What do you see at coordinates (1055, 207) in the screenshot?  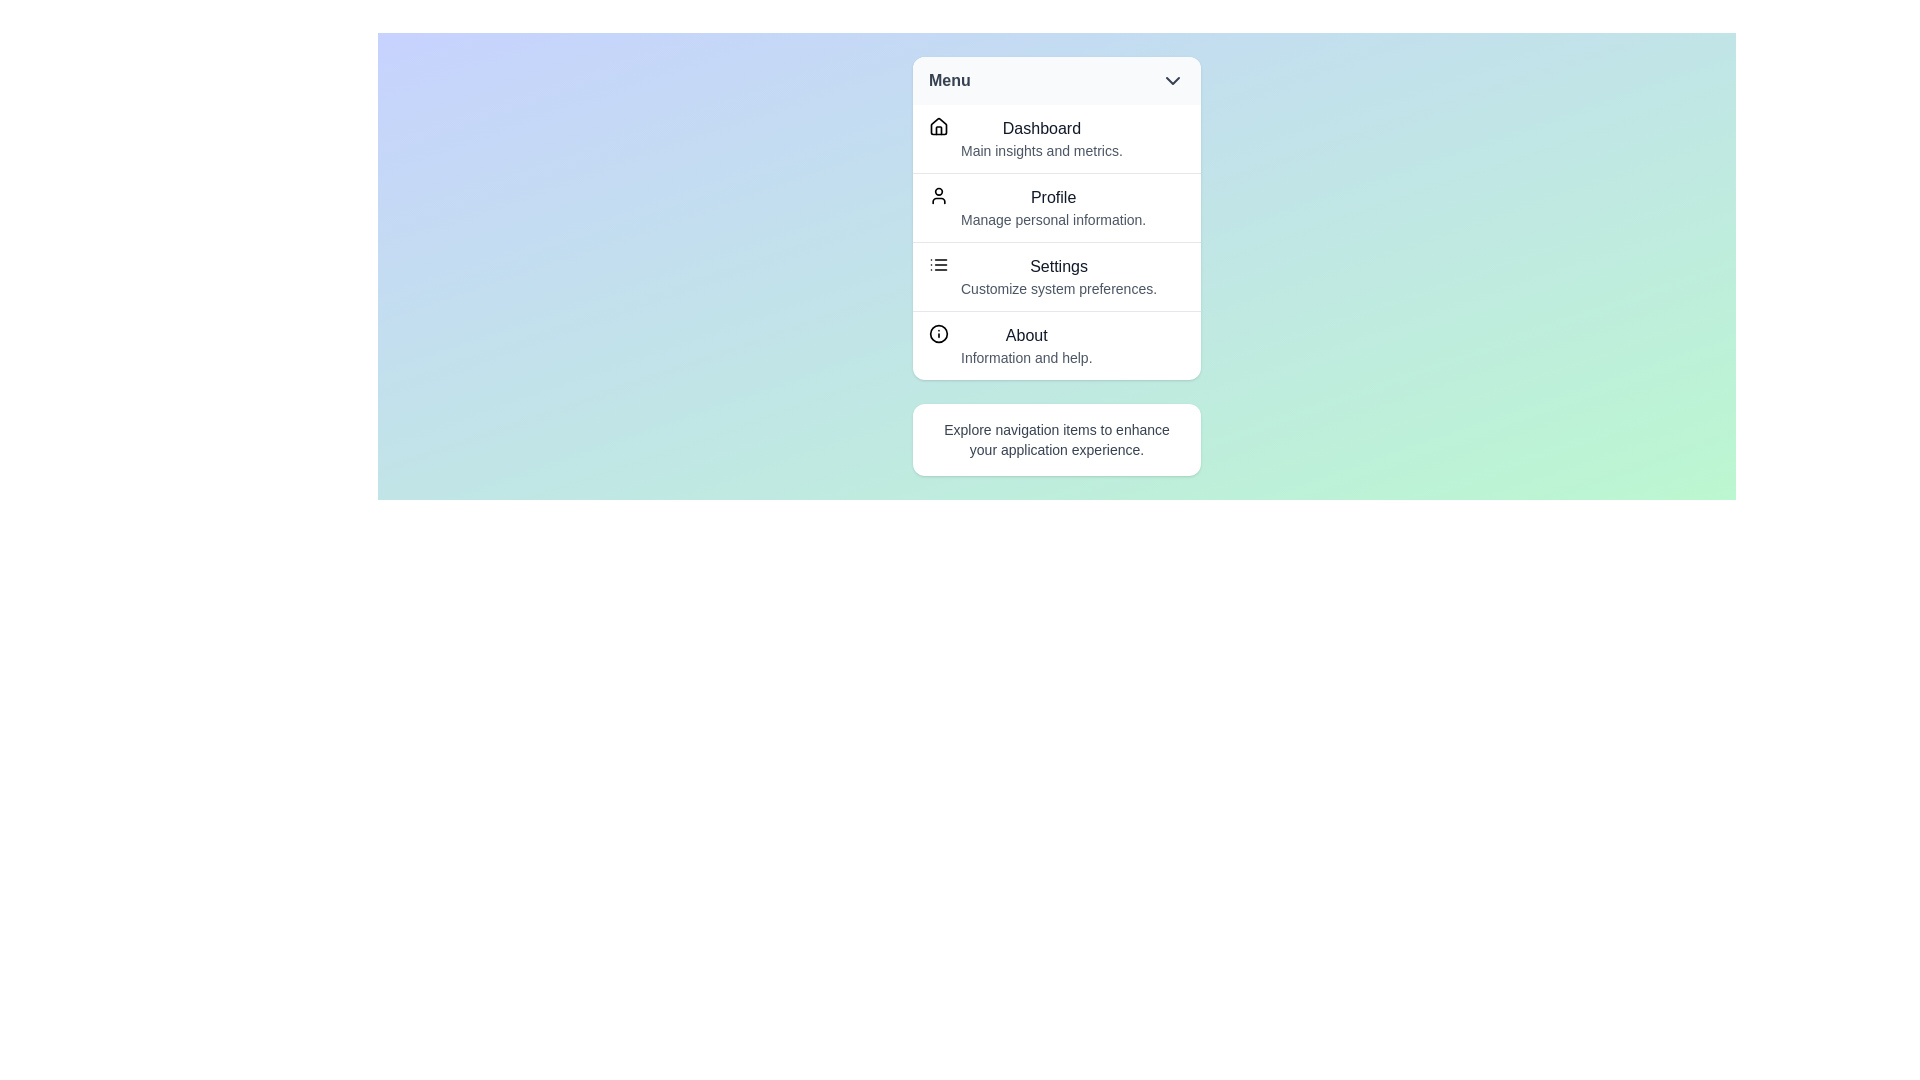 I see `the menu item labeled Profile` at bounding box center [1055, 207].